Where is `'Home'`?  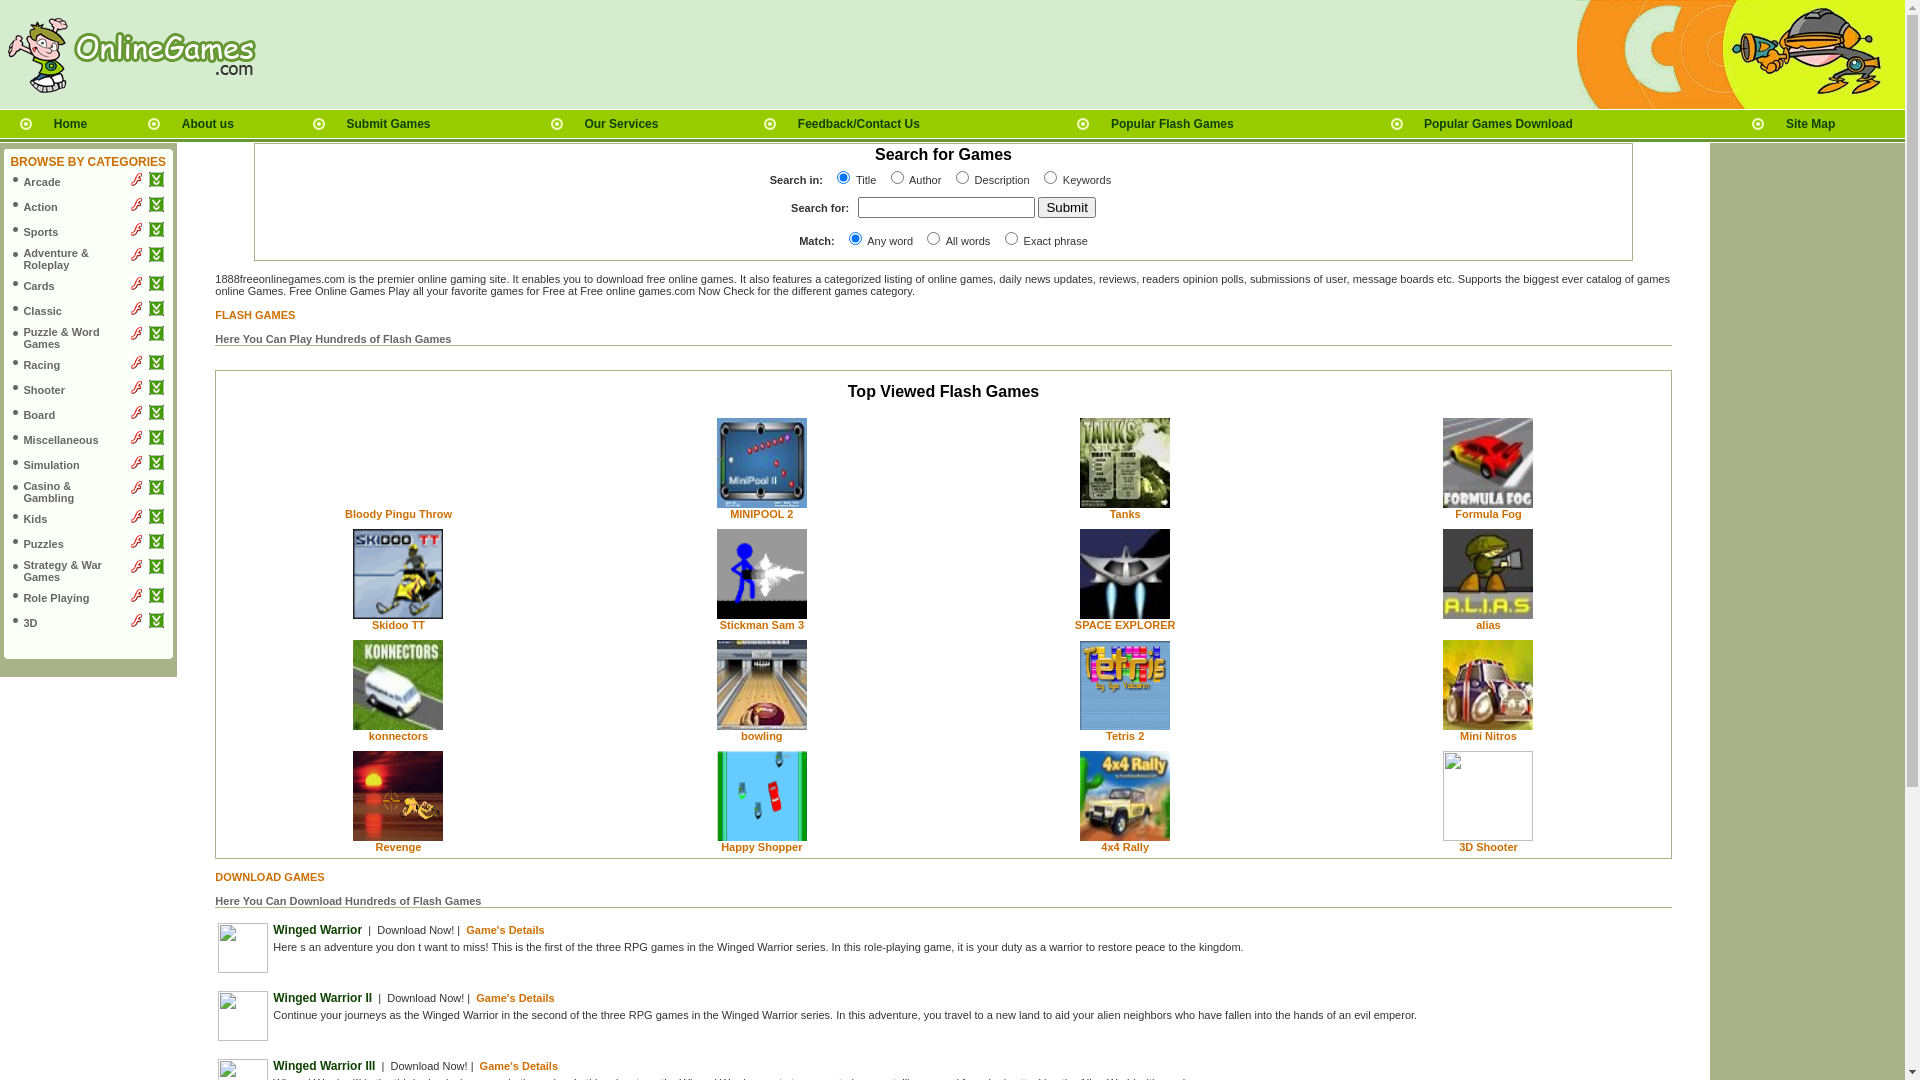
'Home' is located at coordinates (70, 123).